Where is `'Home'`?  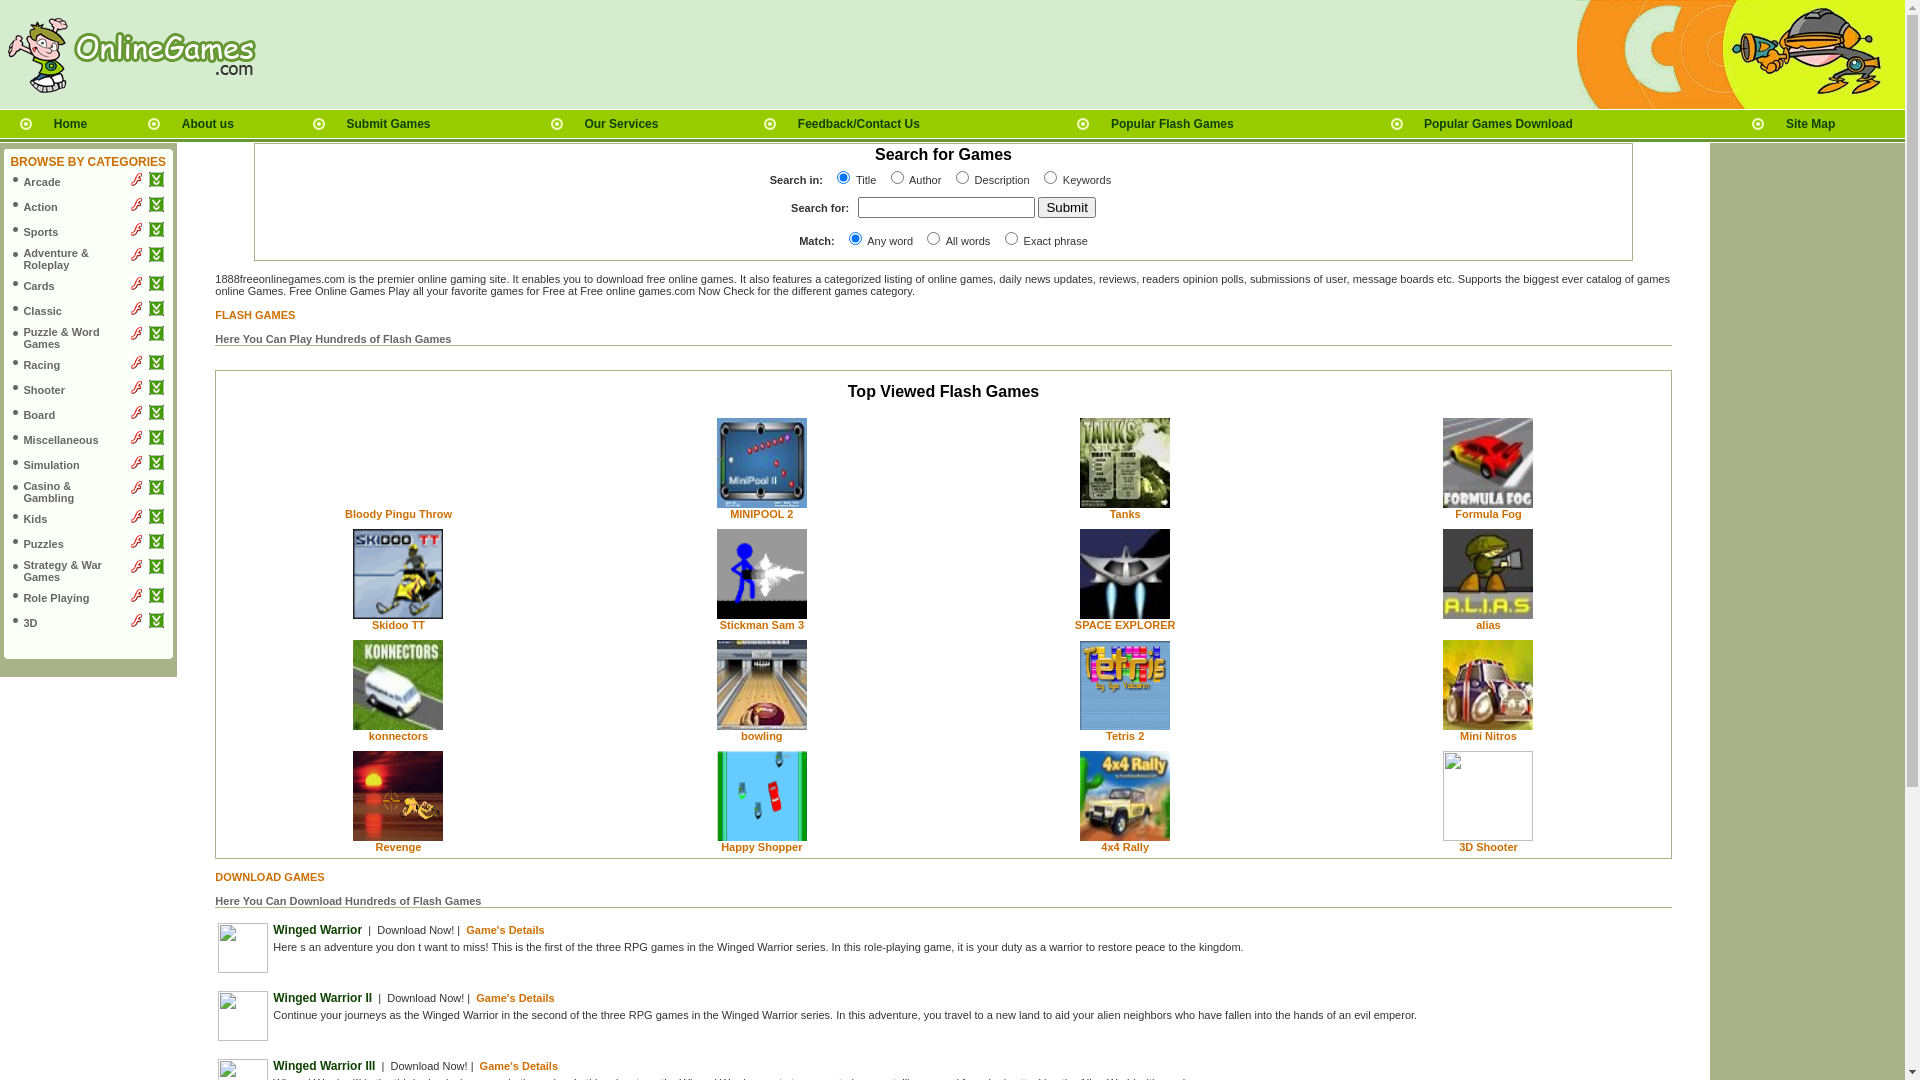
'Home' is located at coordinates (70, 123).